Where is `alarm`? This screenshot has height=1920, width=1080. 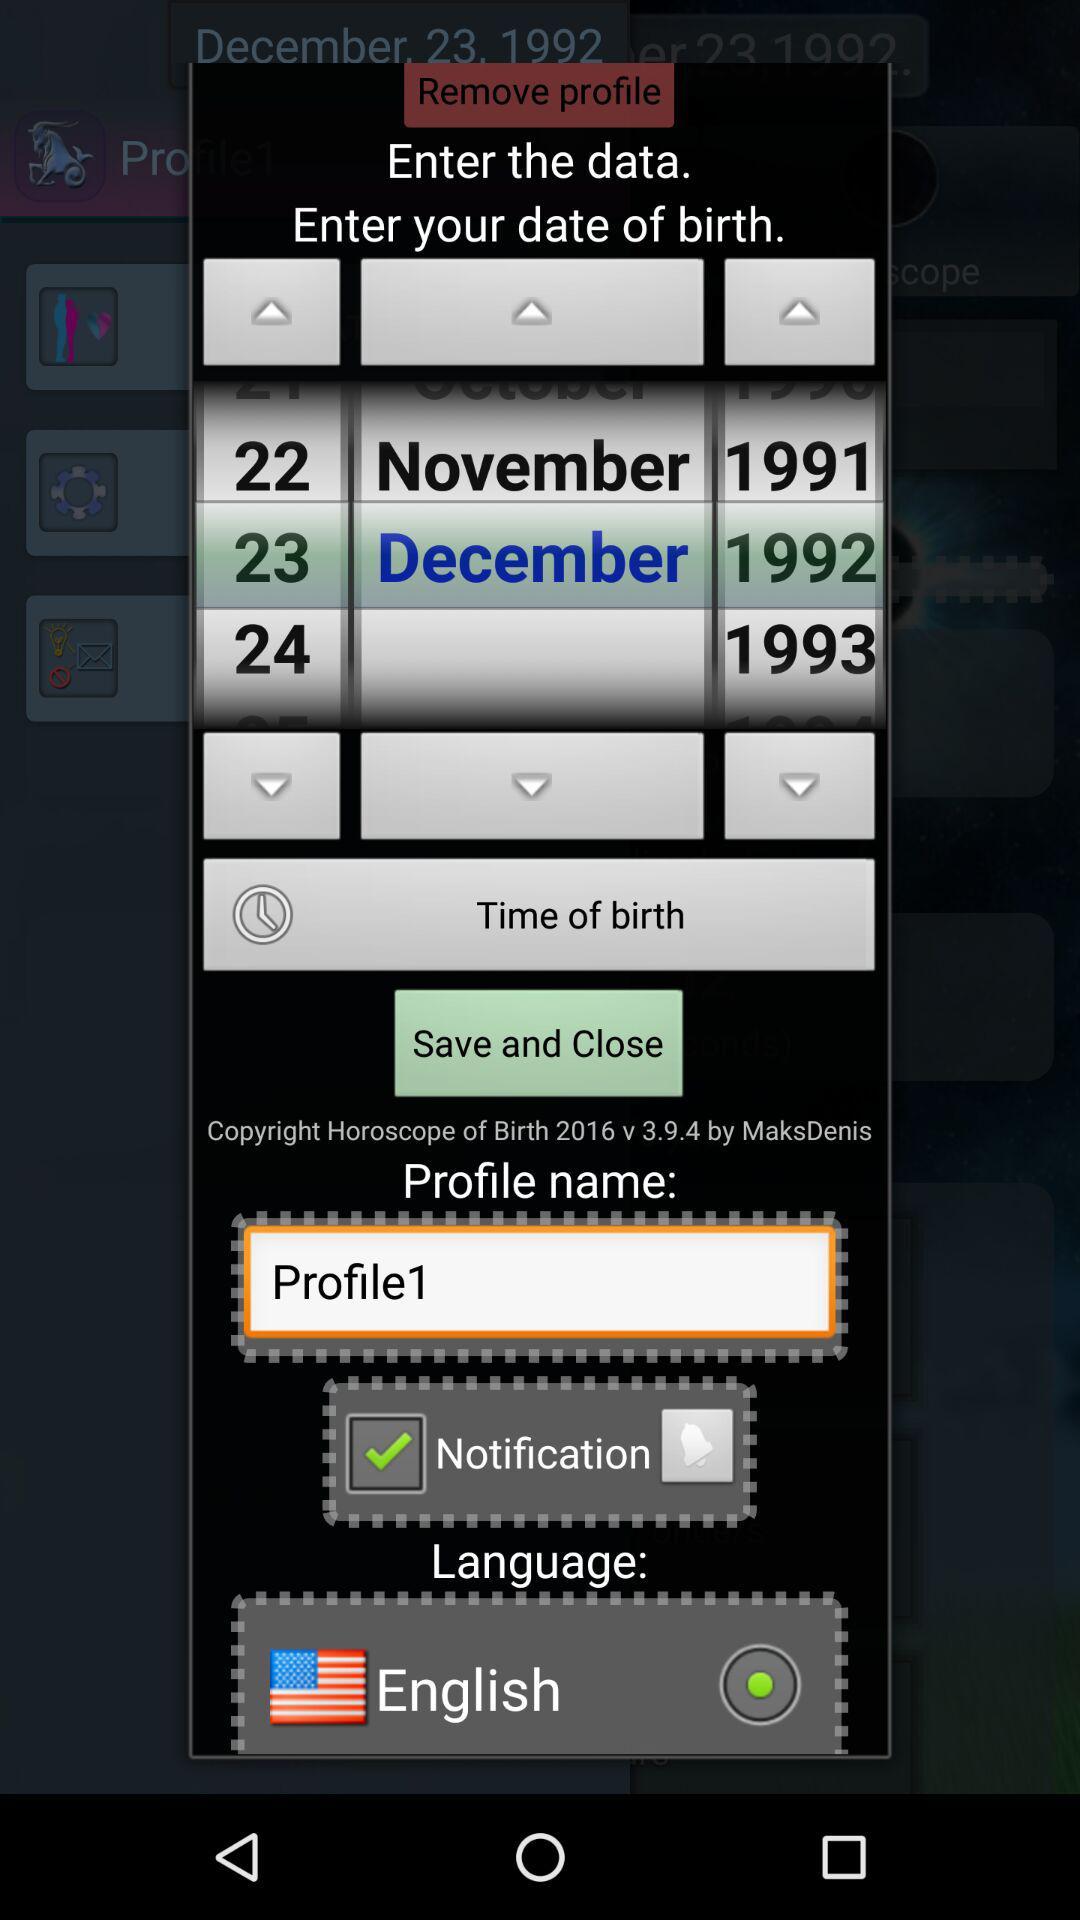 alarm is located at coordinates (696, 1451).